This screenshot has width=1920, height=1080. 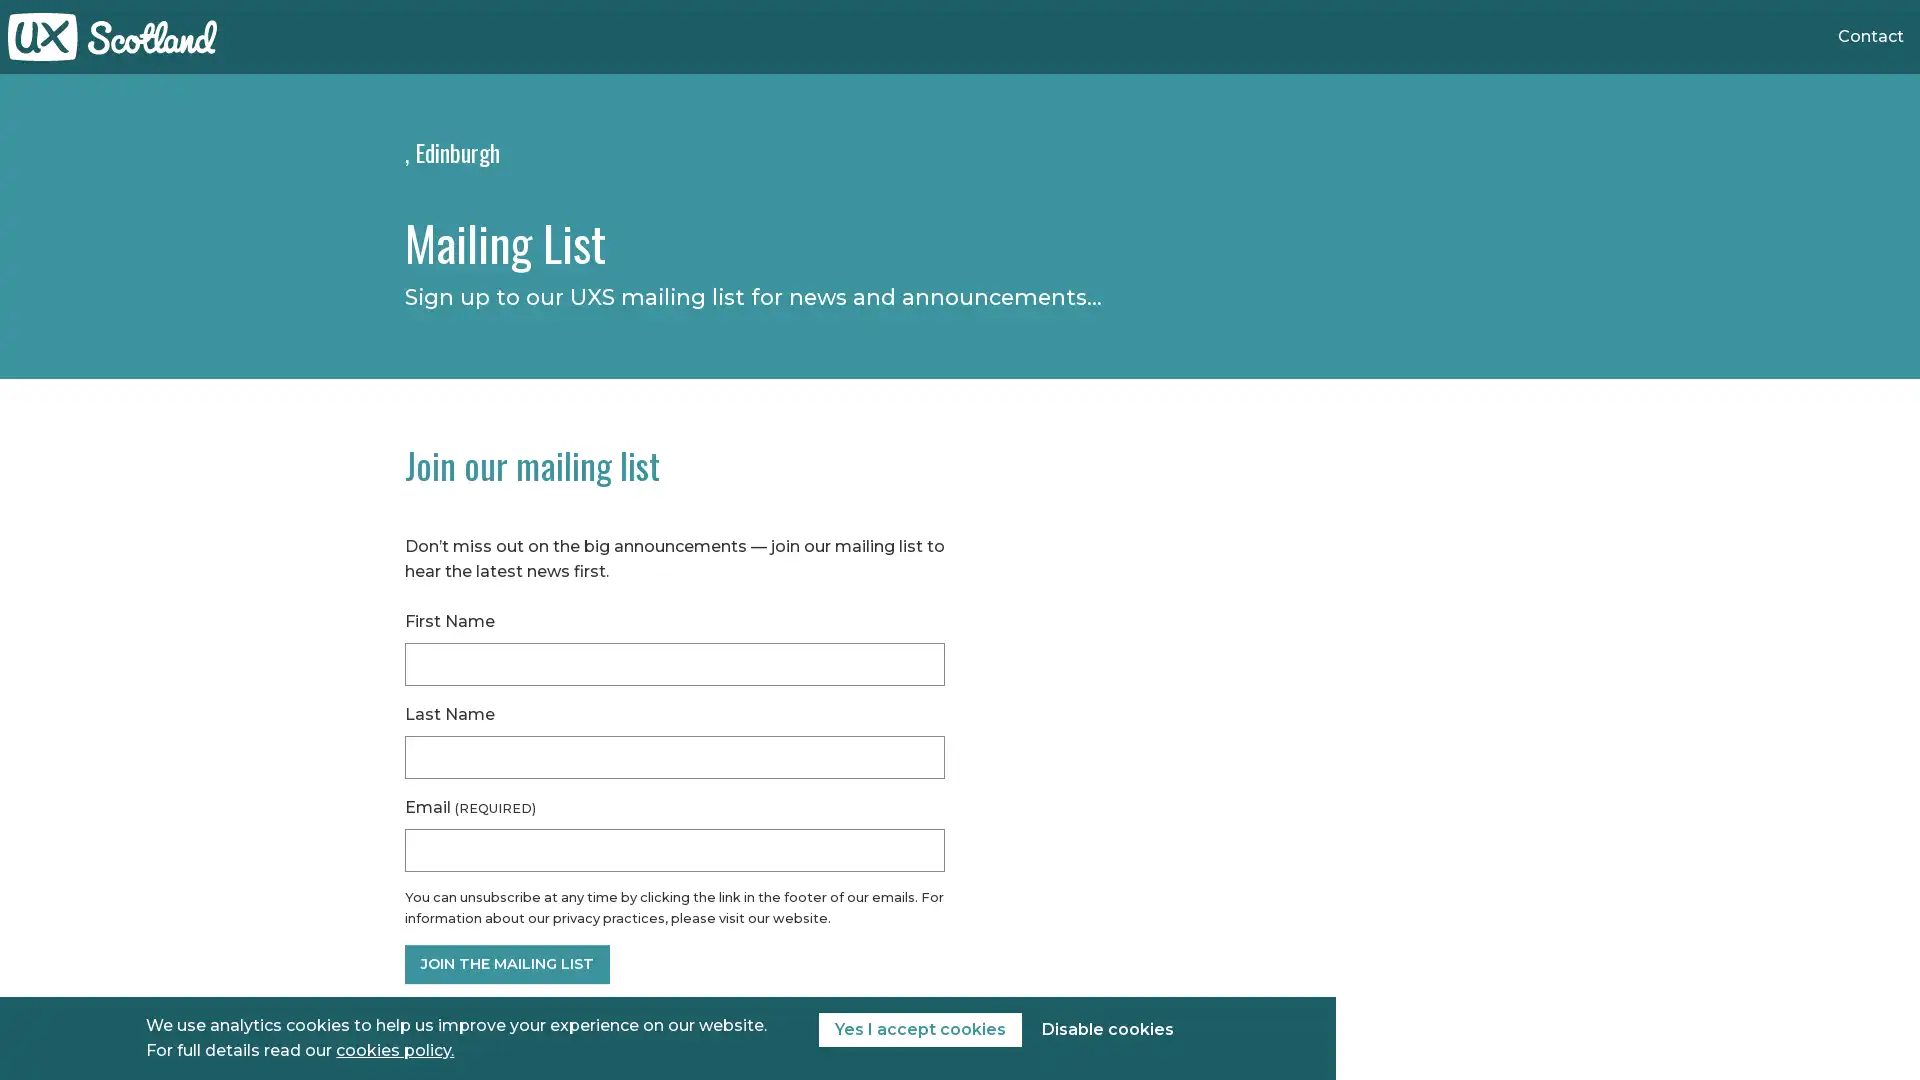 I want to click on Disable cookies, so click(x=1106, y=1029).